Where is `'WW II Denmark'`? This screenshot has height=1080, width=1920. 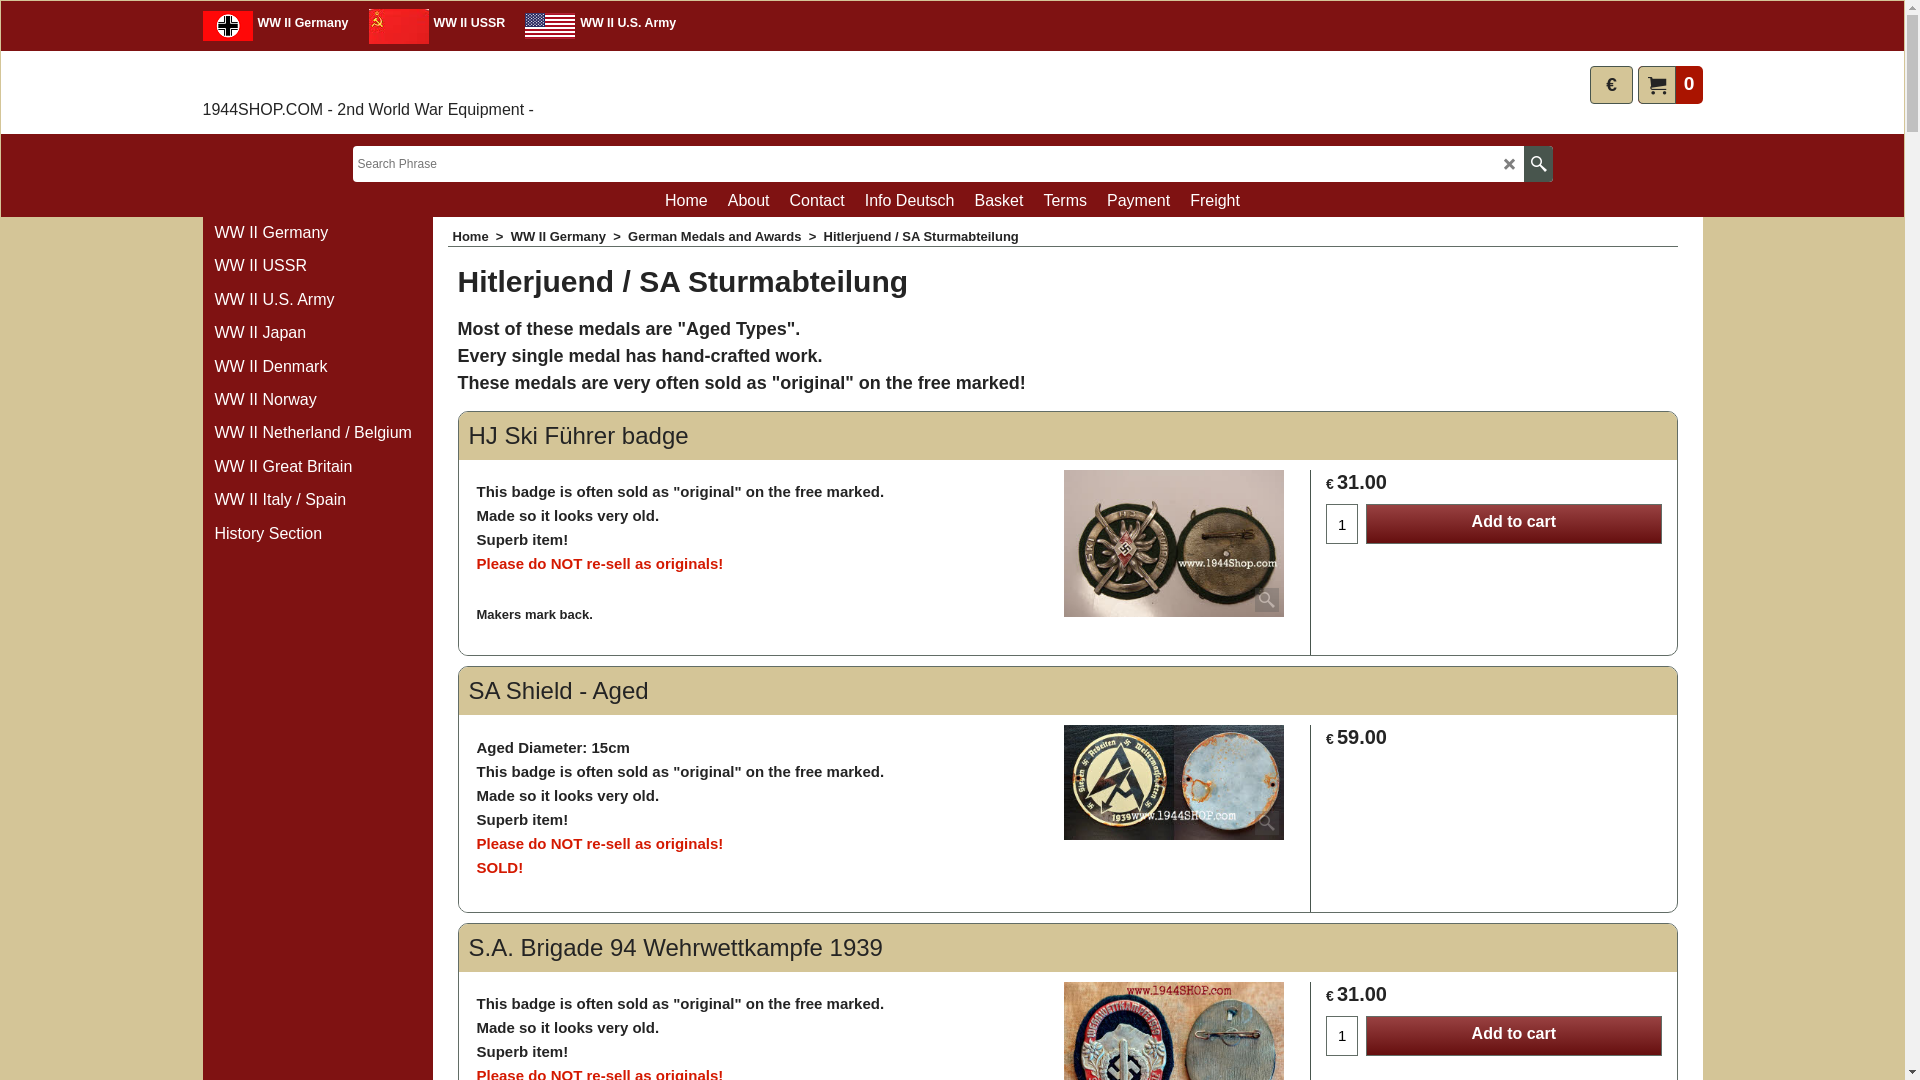 'WW II Denmark' is located at coordinates (315, 367).